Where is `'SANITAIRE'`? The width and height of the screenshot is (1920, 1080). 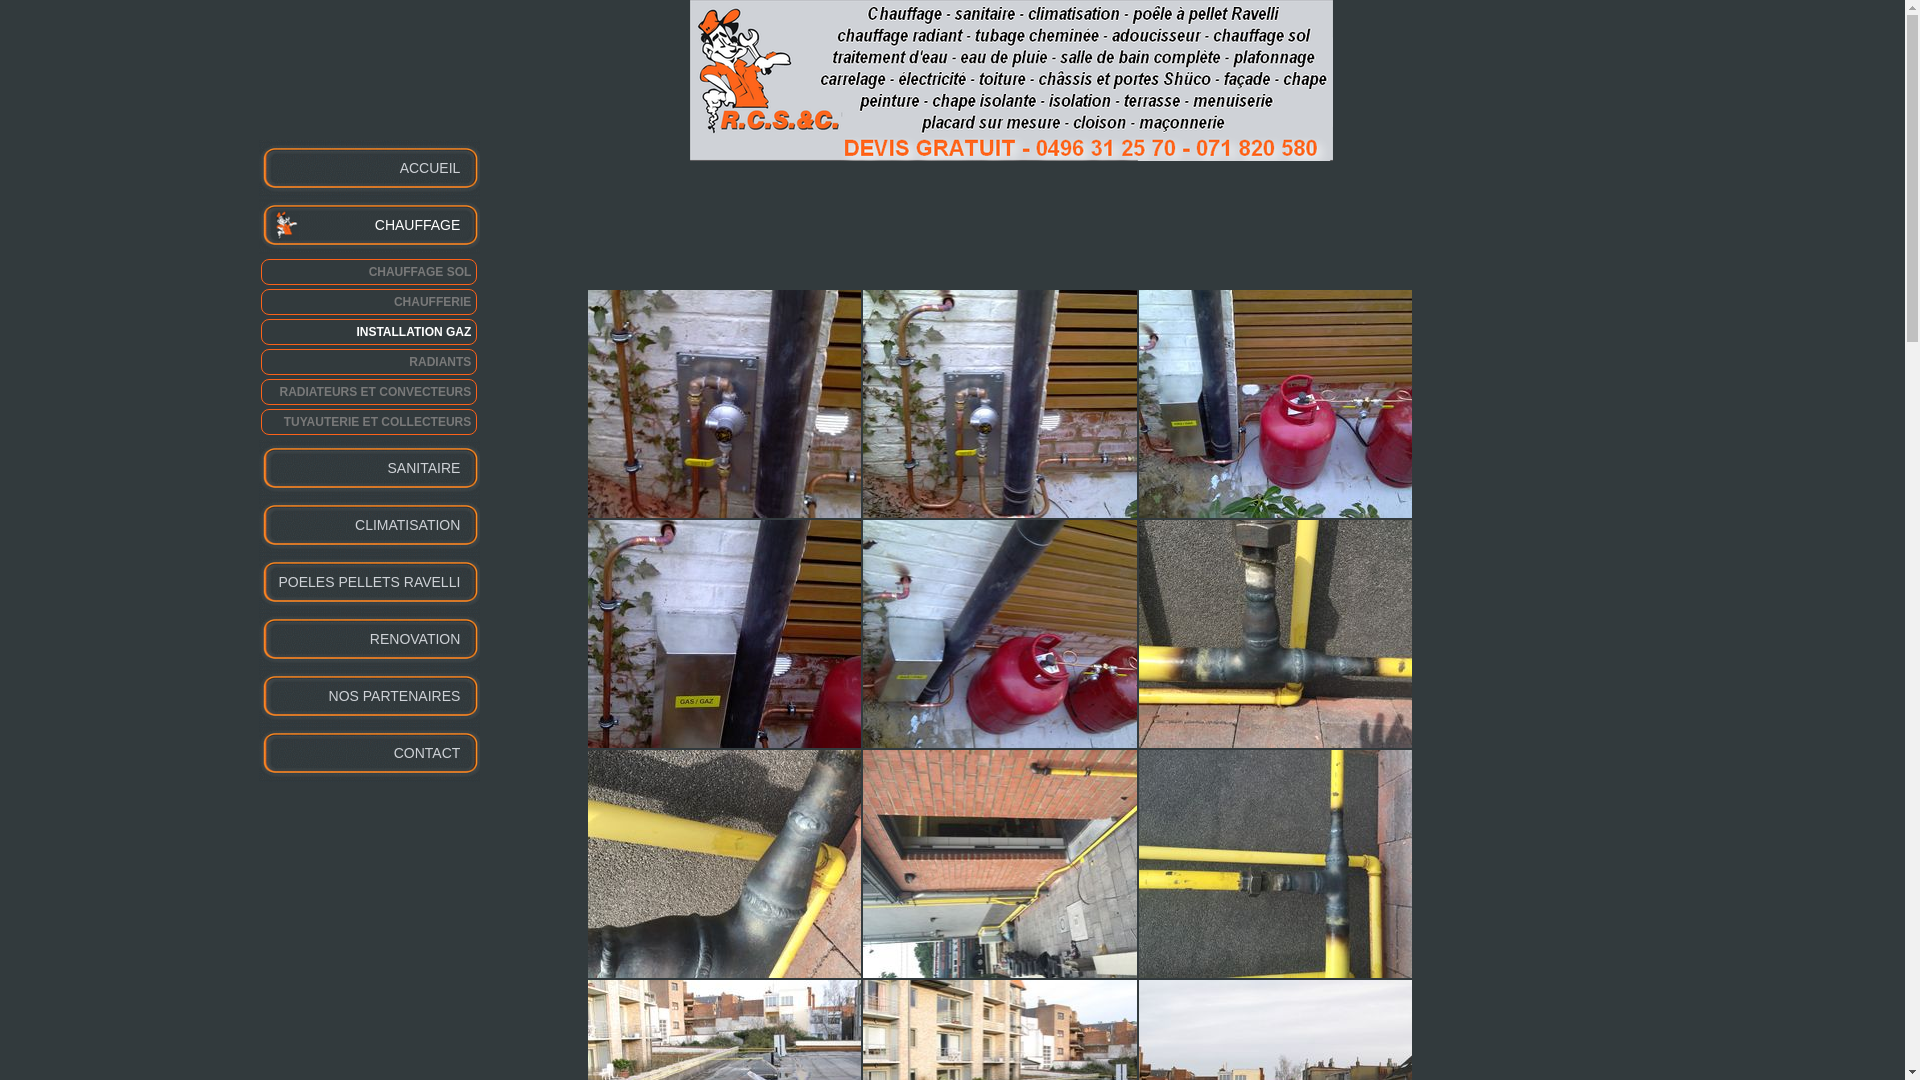 'SANITAIRE' is located at coordinates (369, 468).